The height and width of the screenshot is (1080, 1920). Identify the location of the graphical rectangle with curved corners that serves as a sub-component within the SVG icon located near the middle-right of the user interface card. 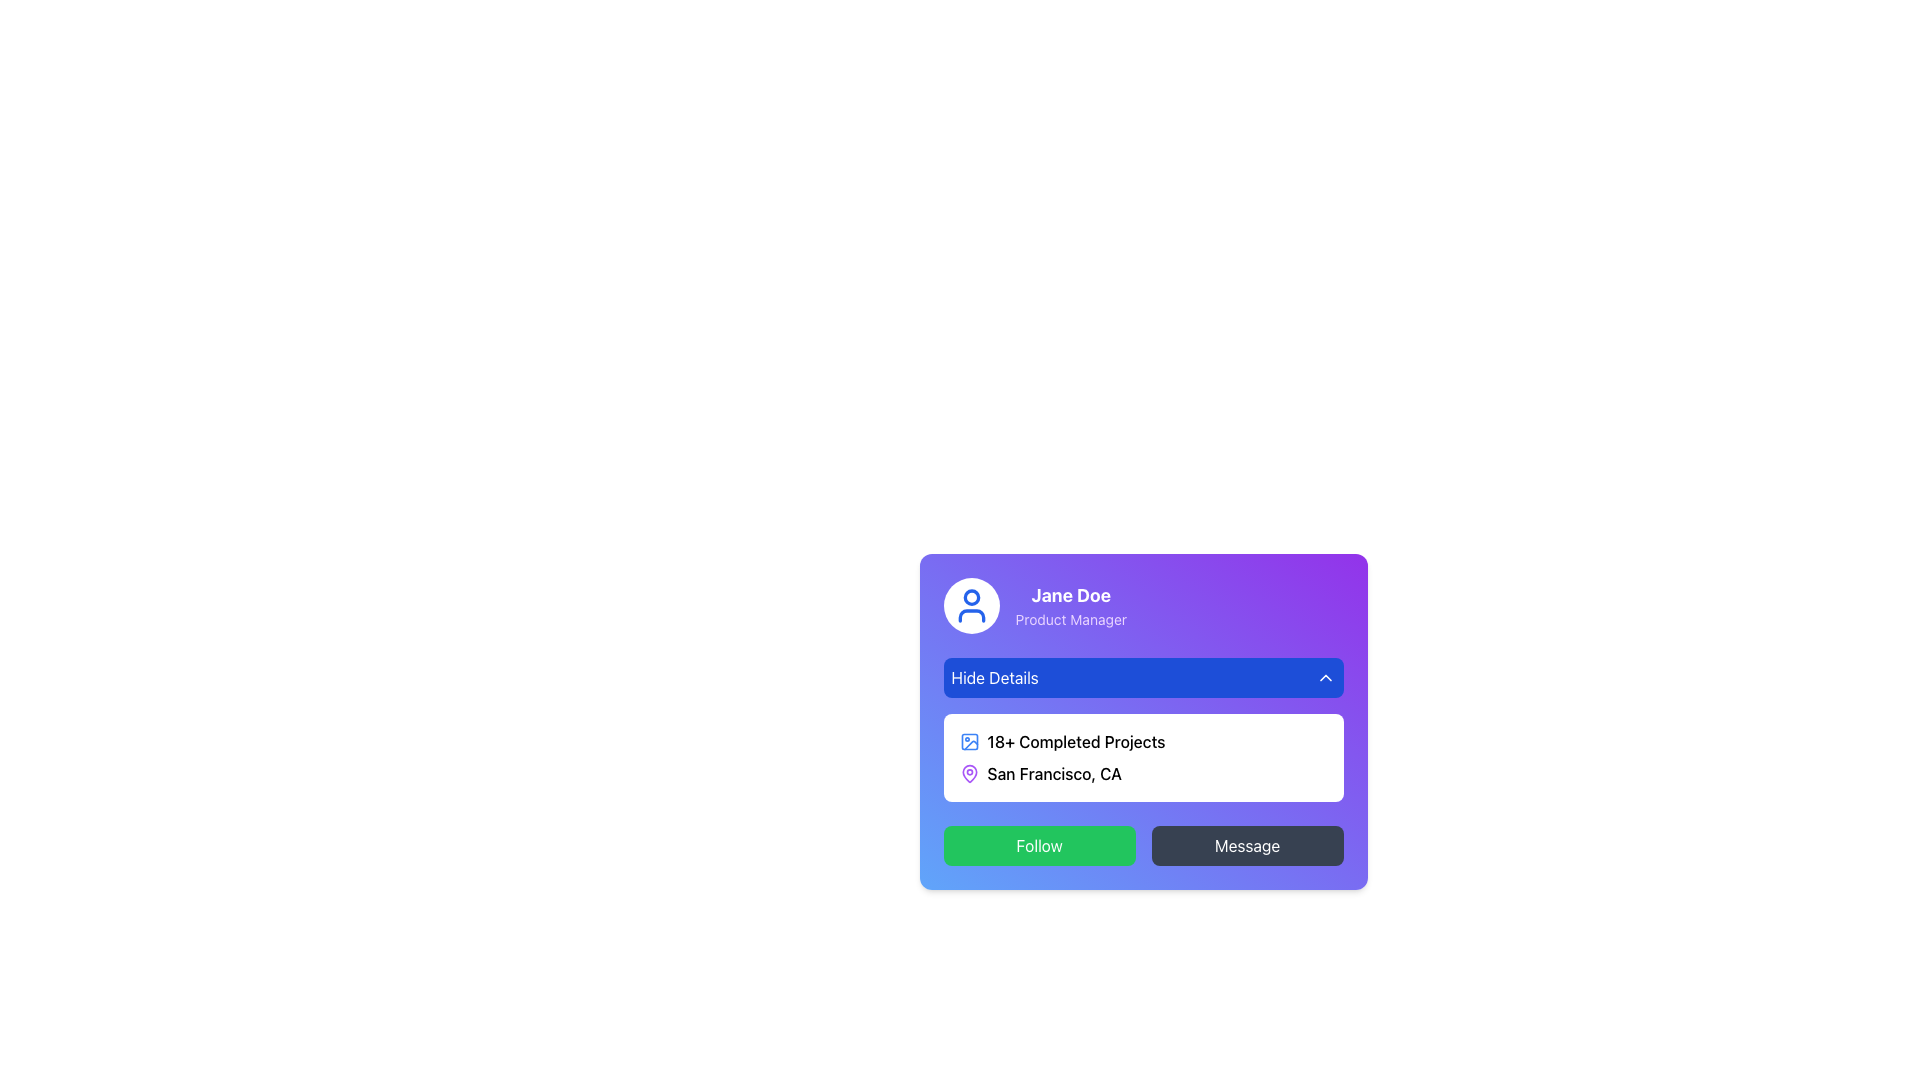
(969, 741).